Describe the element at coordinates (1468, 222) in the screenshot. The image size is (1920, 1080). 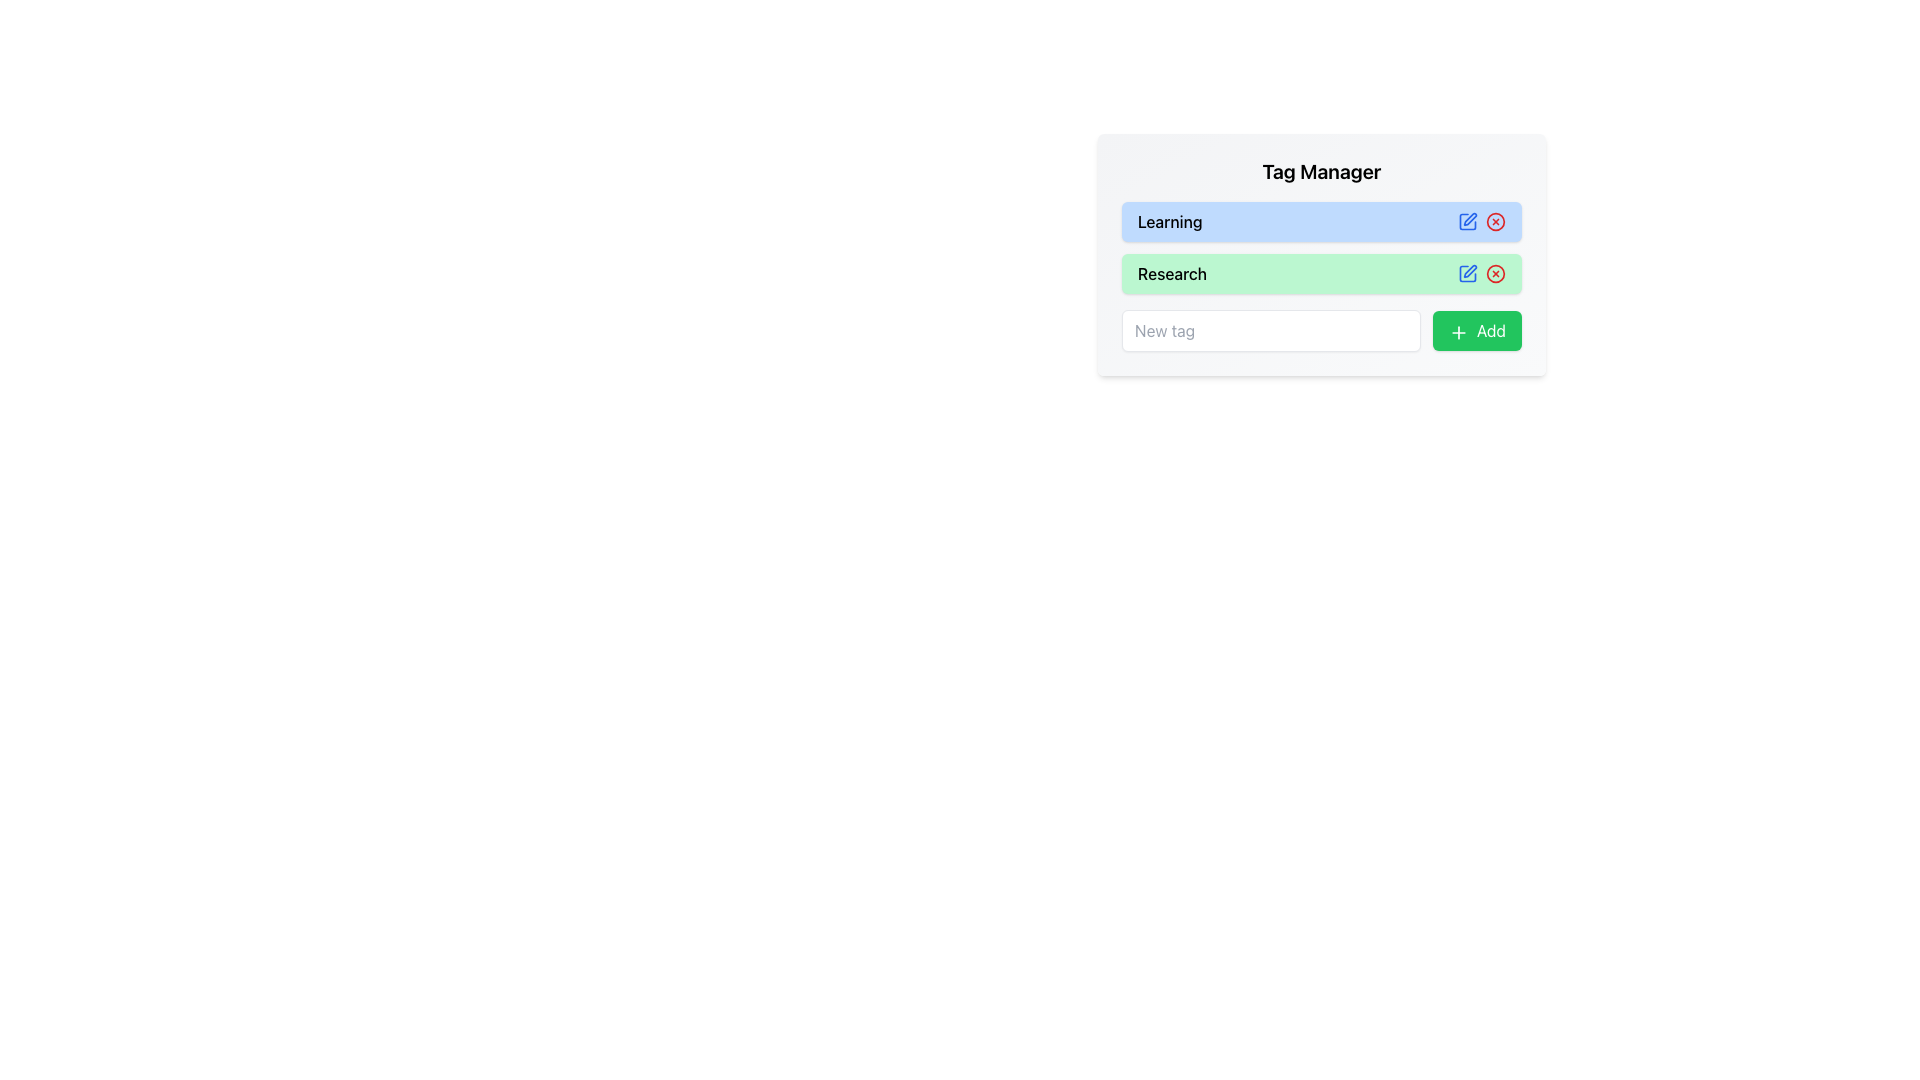
I see `the square-shaped icon button featuring a pencil, located in the top-right corner of the blue 'Learning' tag` at that location.